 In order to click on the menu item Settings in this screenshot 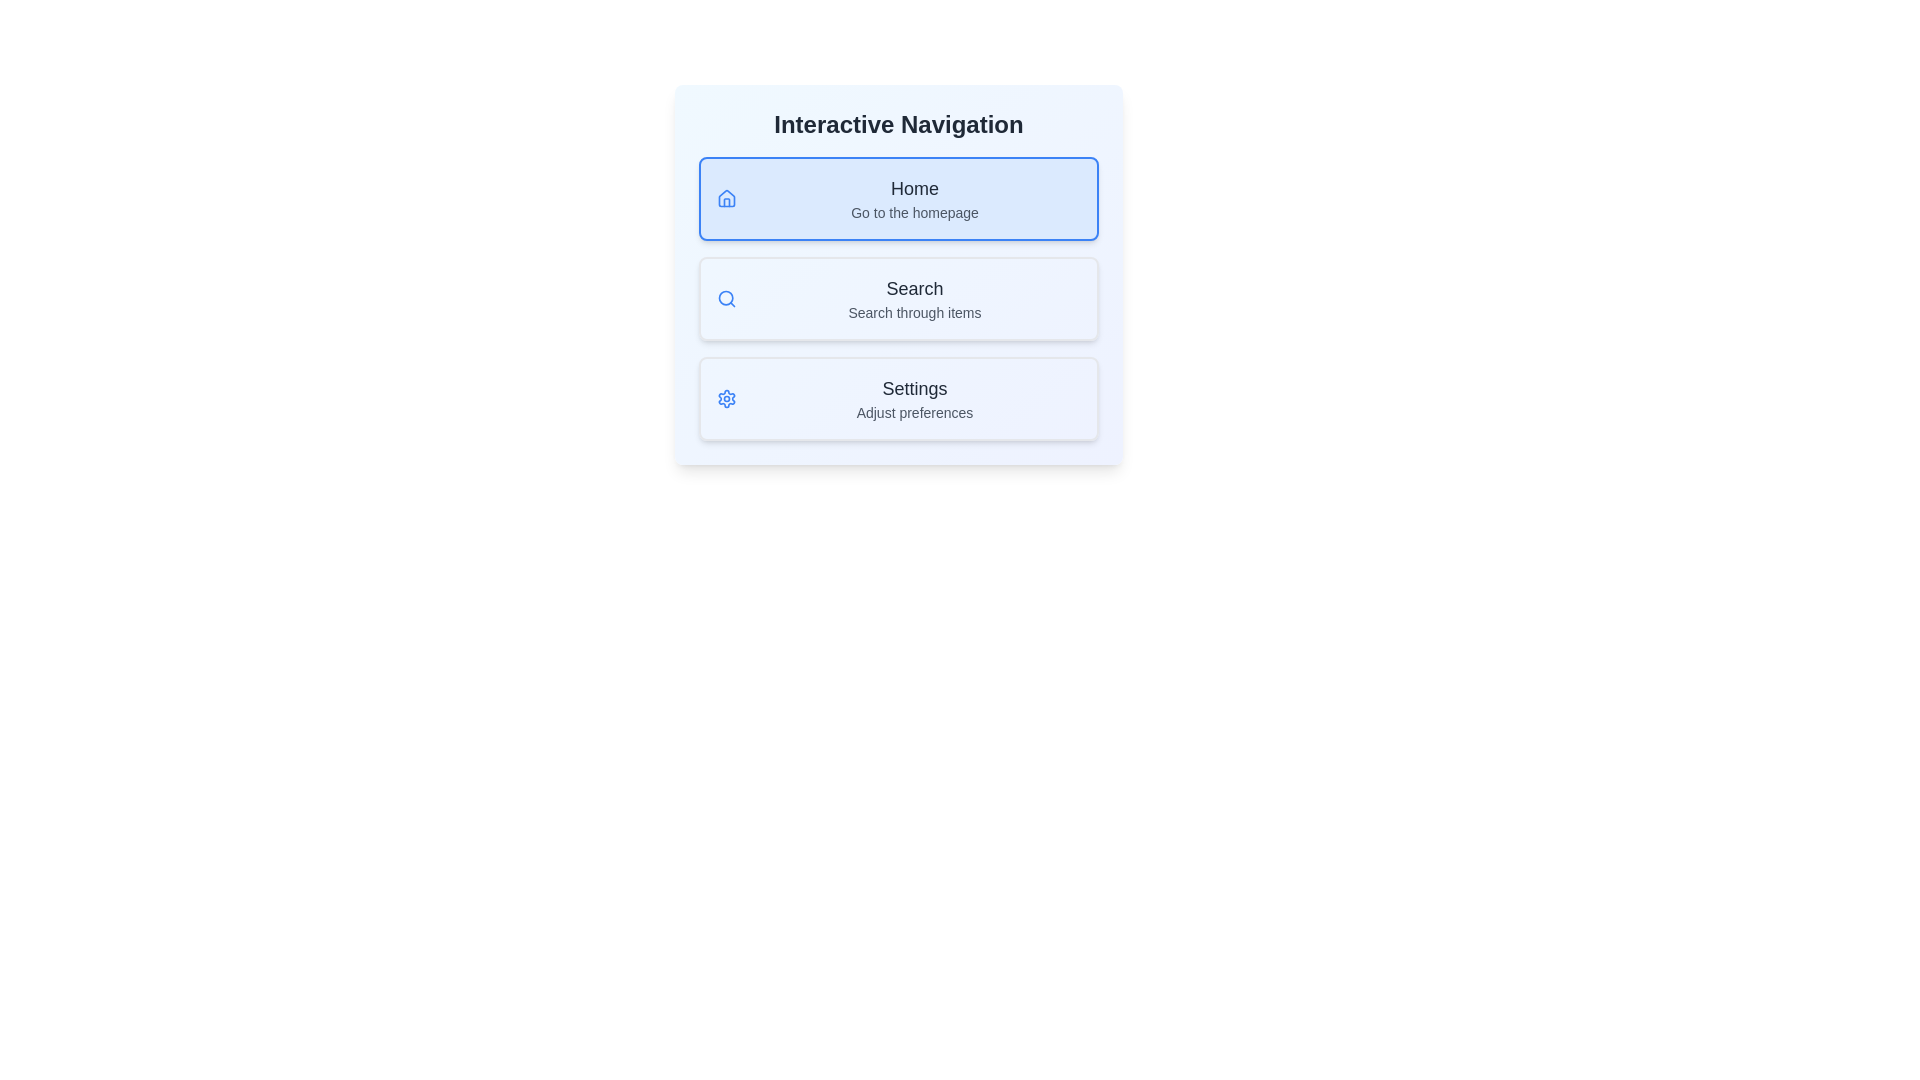, I will do `click(897, 398)`.